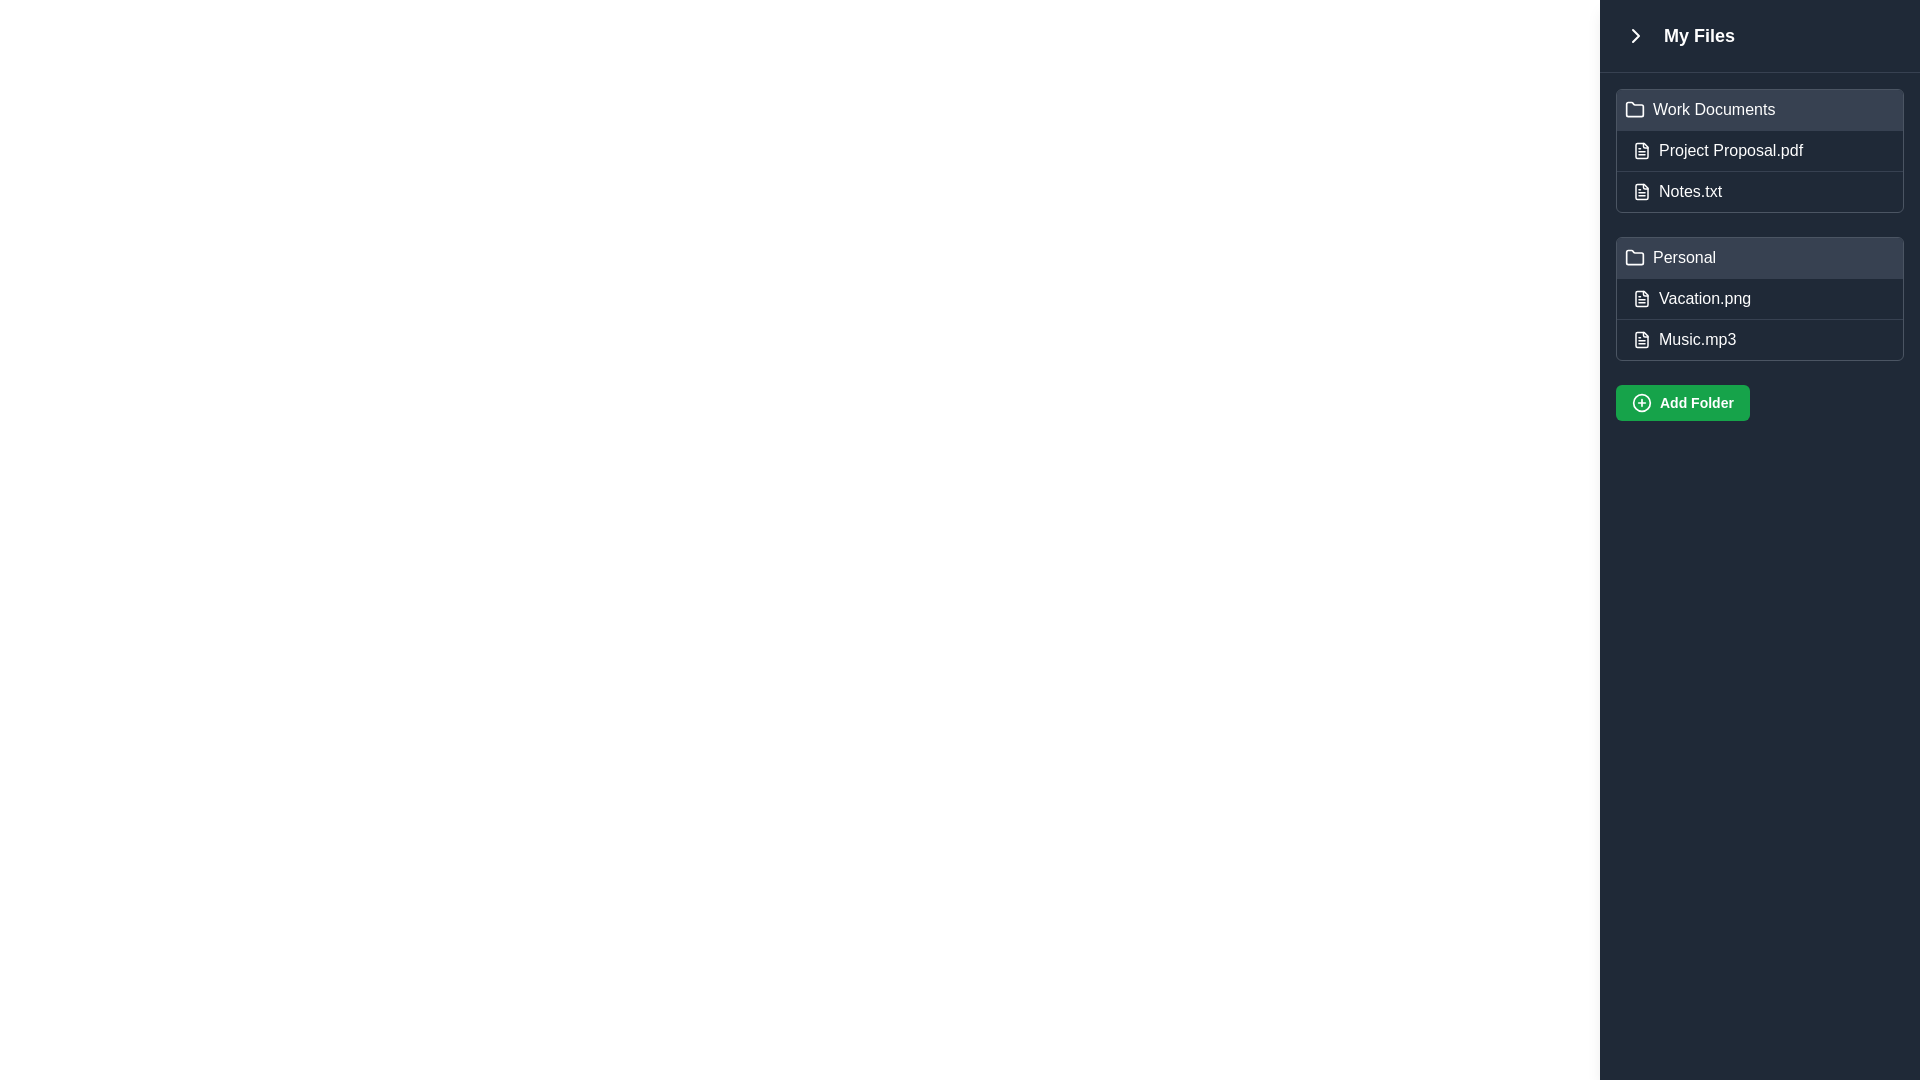 Image resolution: width=1920 pixels, height=1080 pixels. I want to click on text label 'My Files' which is in bold and large font, styled in white color against a dark blue background, located at the top-left of the sidebar, so click(1675, 35).